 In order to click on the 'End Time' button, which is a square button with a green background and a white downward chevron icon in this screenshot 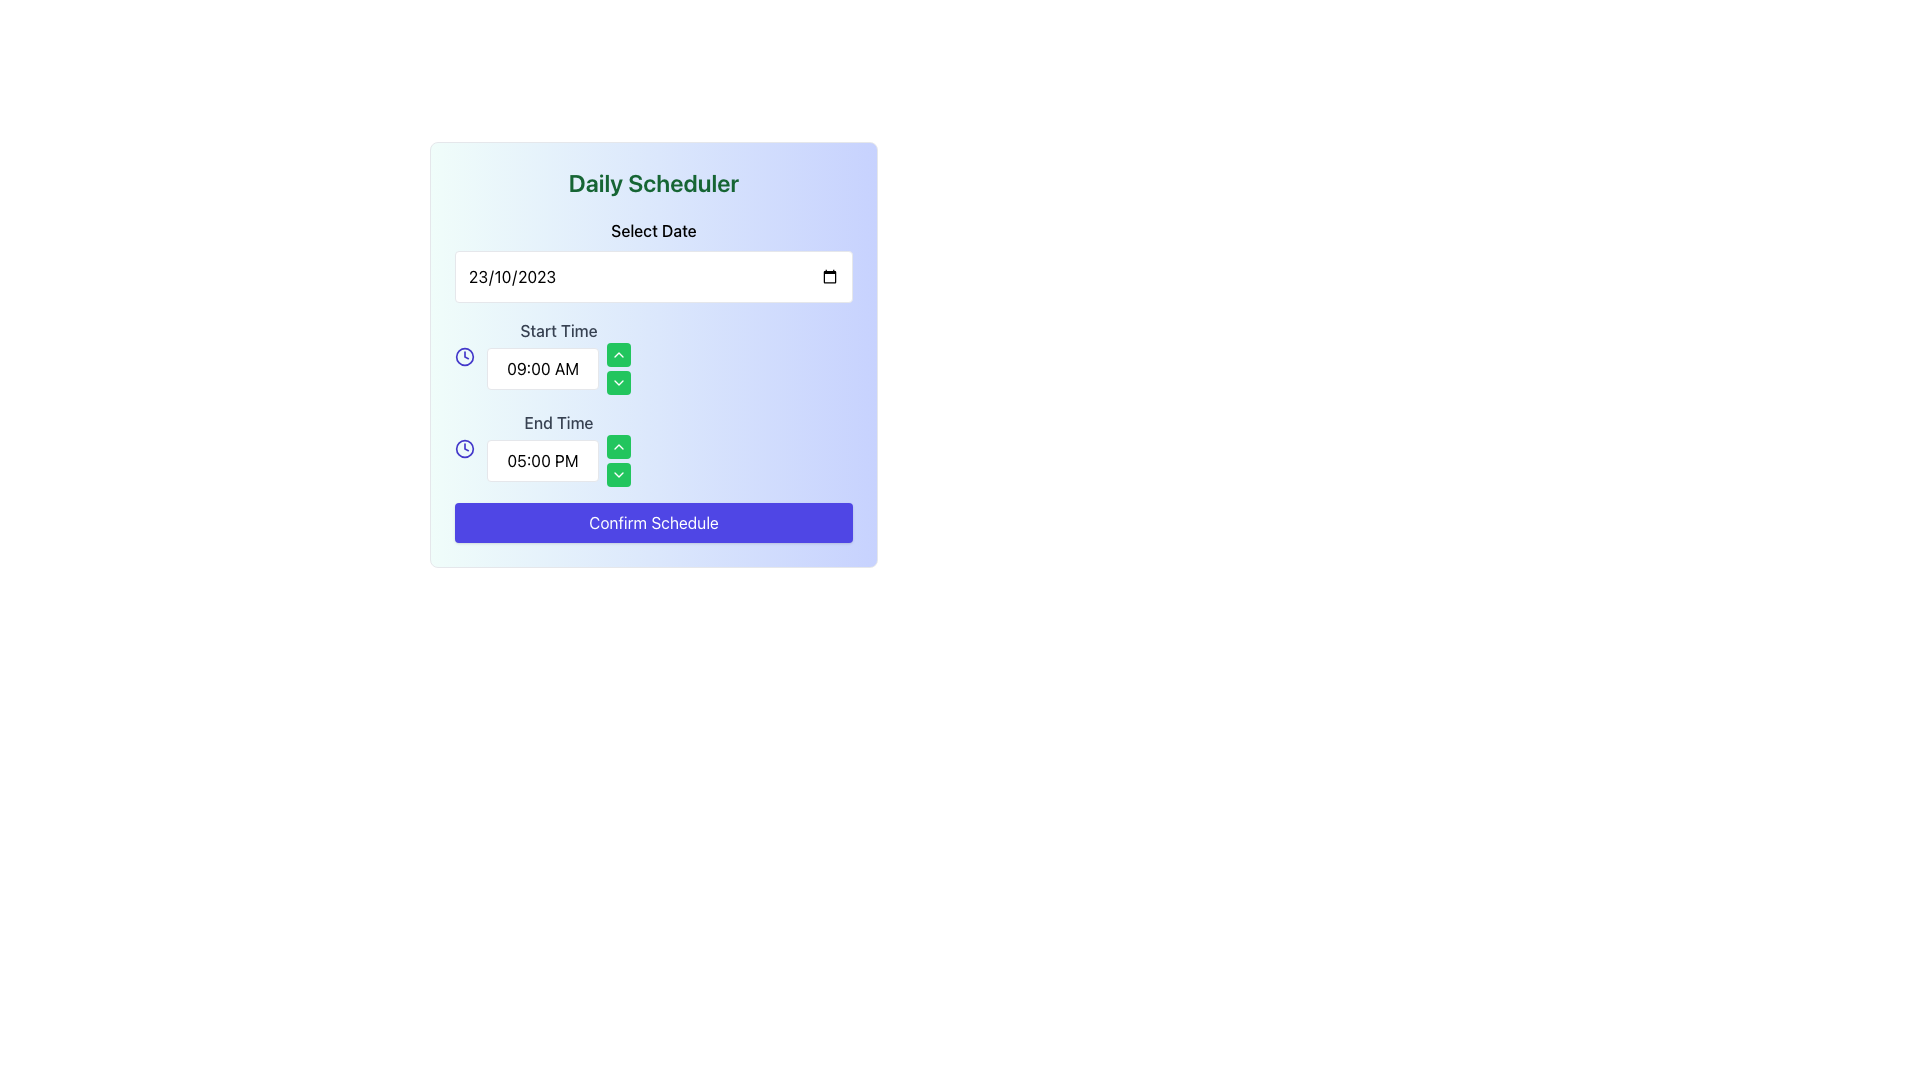, I will do `click(618, 474)`.